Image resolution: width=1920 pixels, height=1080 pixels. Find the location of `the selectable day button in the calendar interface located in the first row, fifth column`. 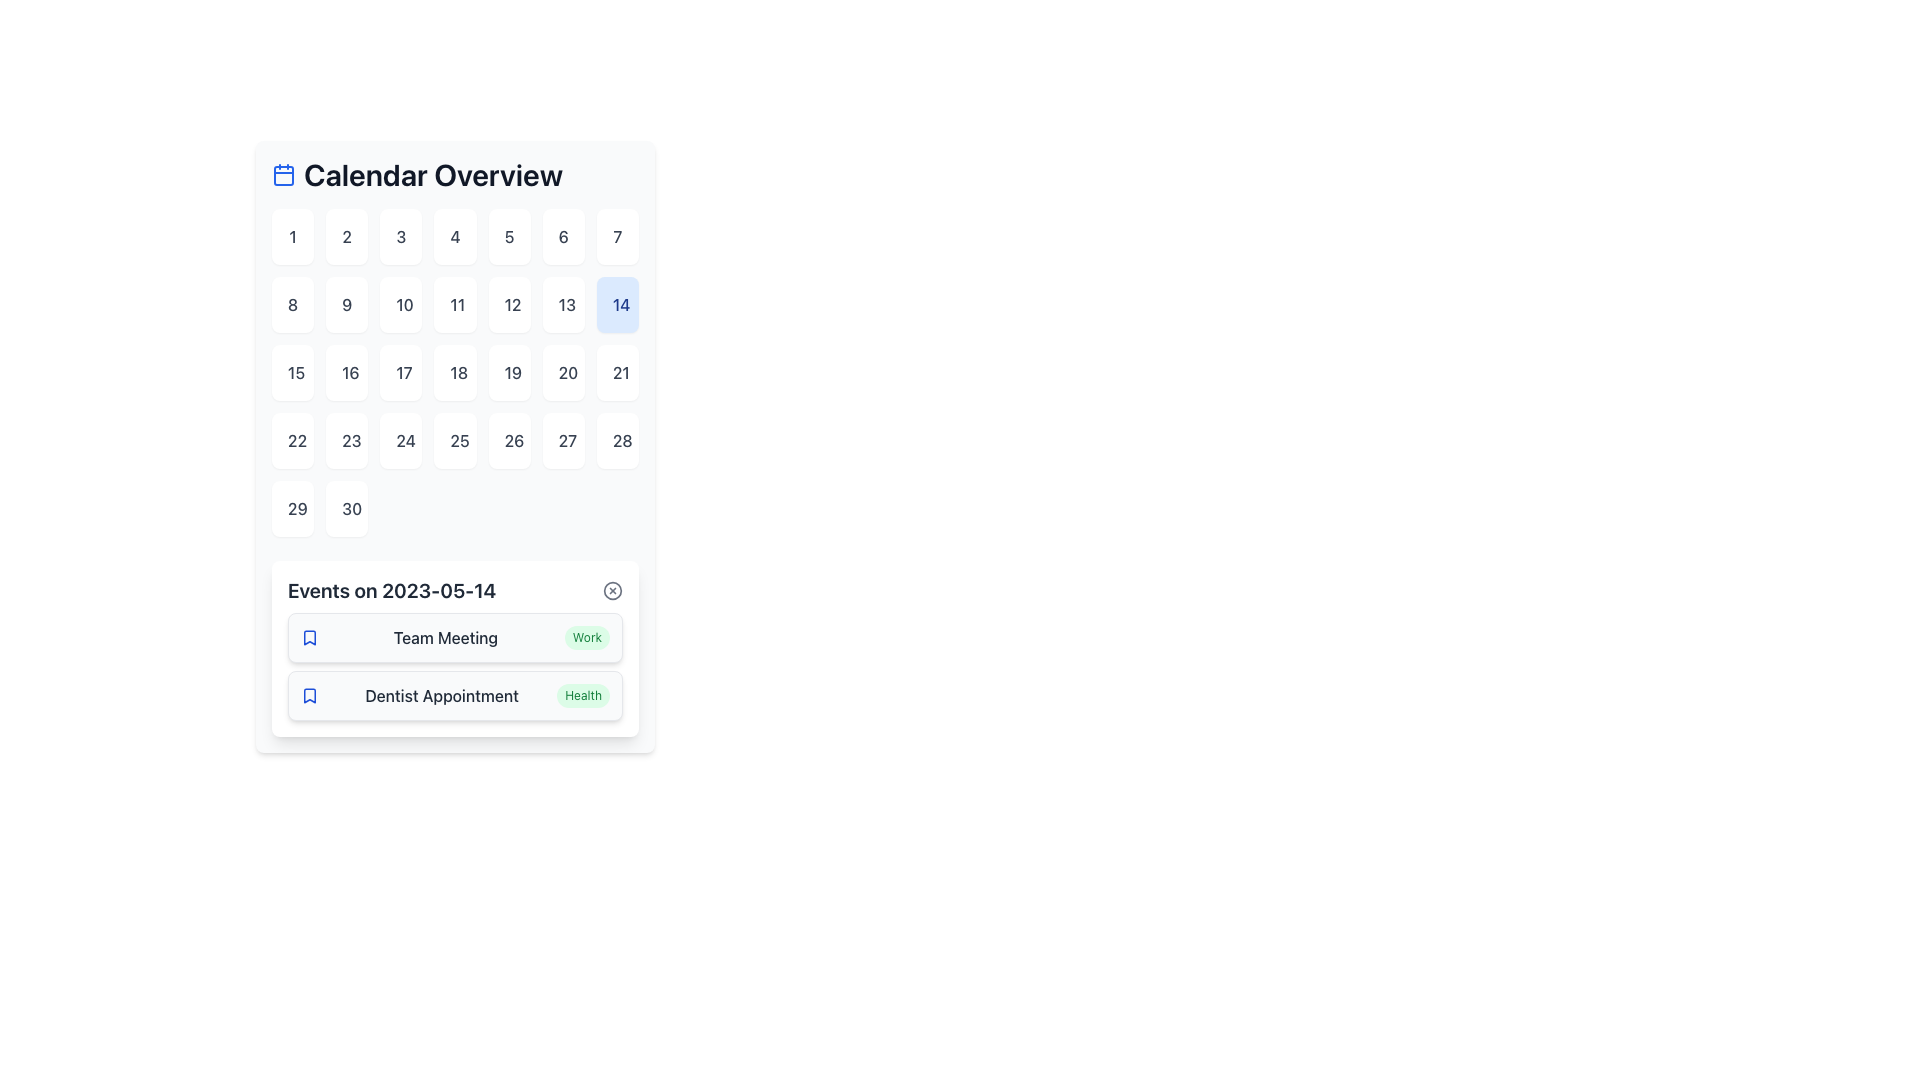

the selectable day button in the calendar interface located in the first row, fifth column is located at coordinates (509, 235).